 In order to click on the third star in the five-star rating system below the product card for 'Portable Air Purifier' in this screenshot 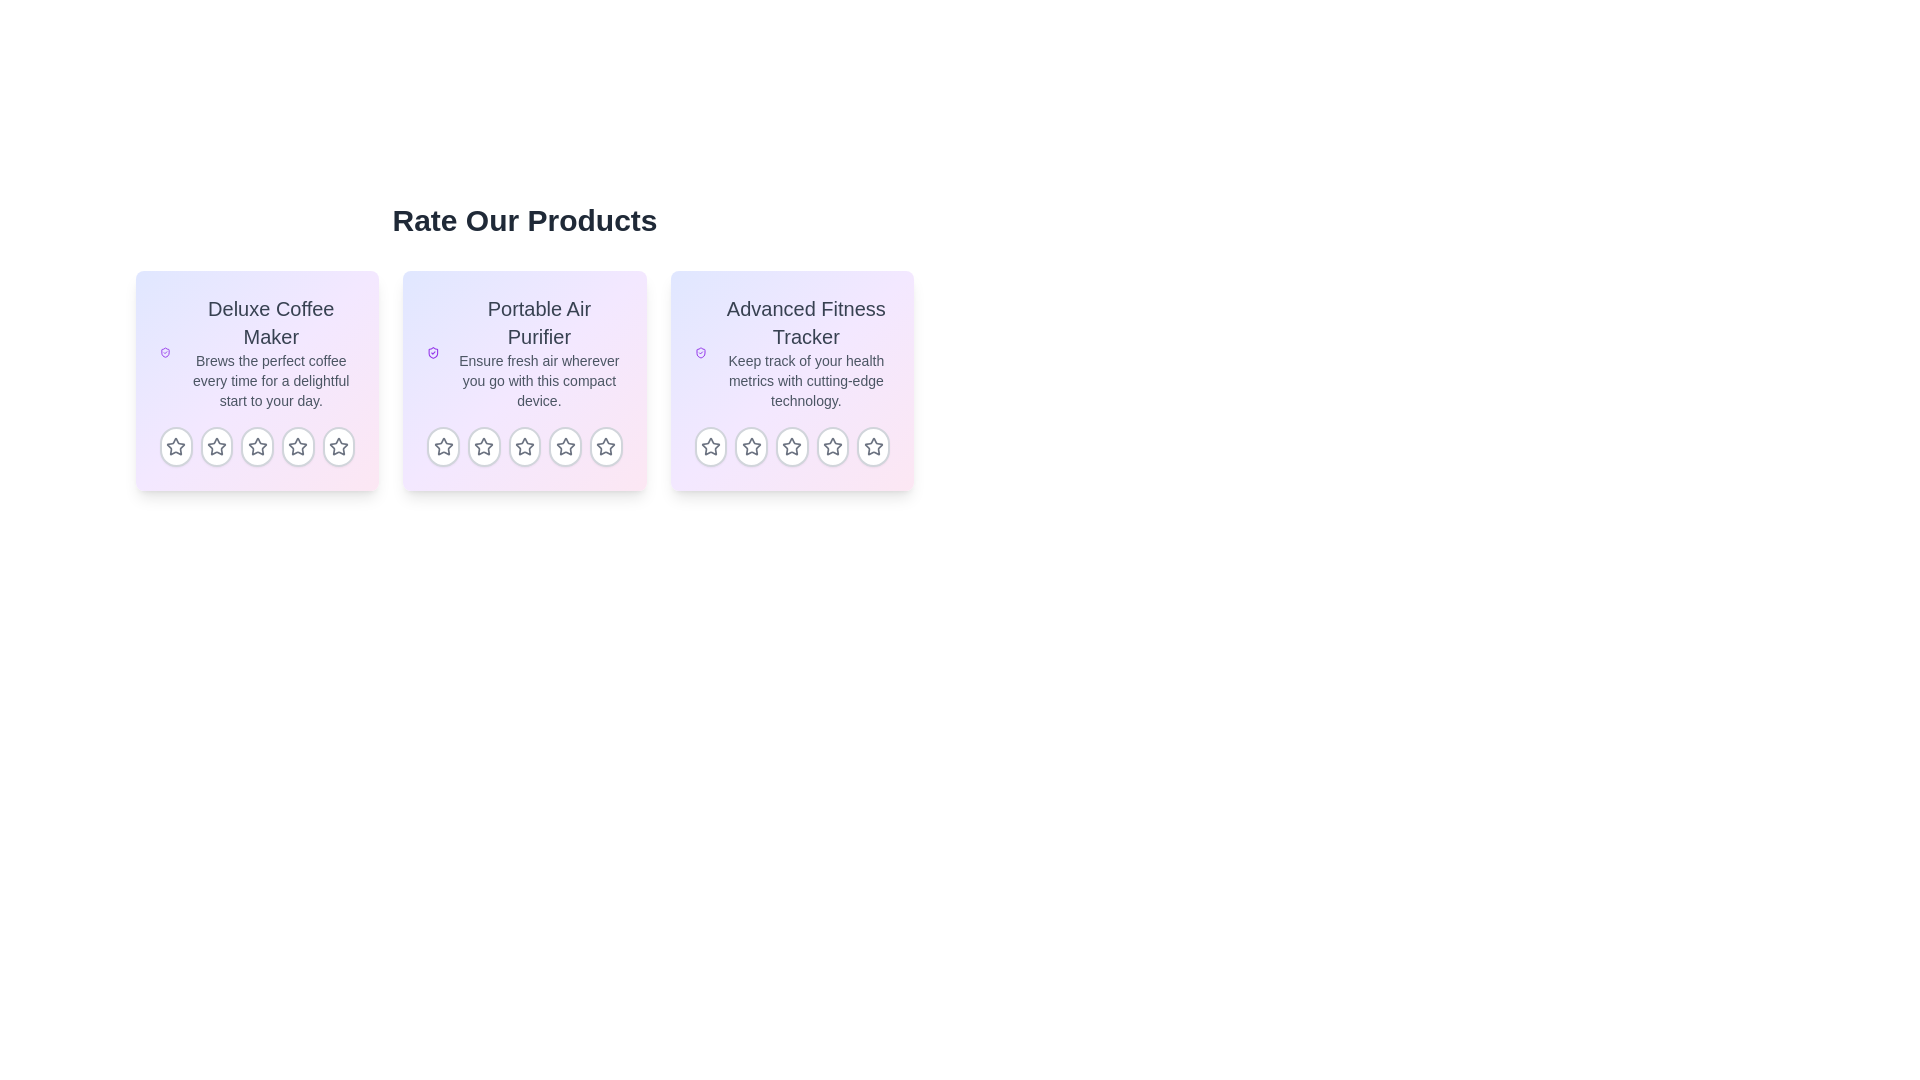, I will do `click(524, 446)`.